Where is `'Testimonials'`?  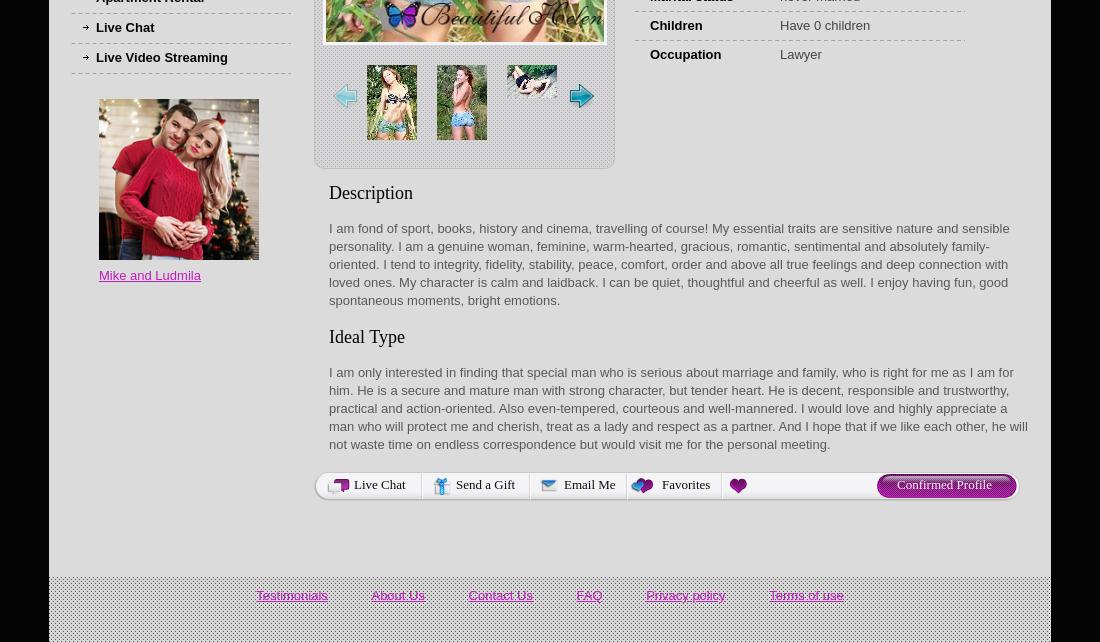
'Testimonials' is located at coordinates (290, 594).